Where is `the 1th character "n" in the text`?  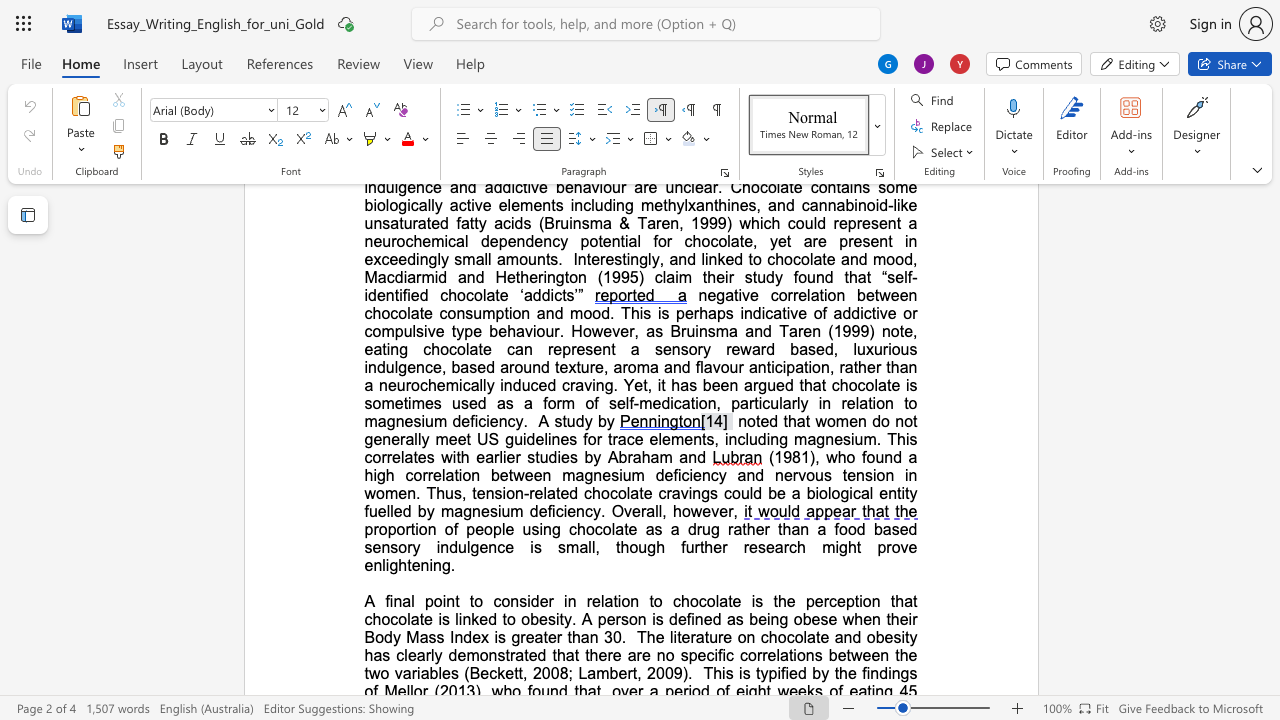
the 1th character "n" in the text is located at coordinates (397, 600).